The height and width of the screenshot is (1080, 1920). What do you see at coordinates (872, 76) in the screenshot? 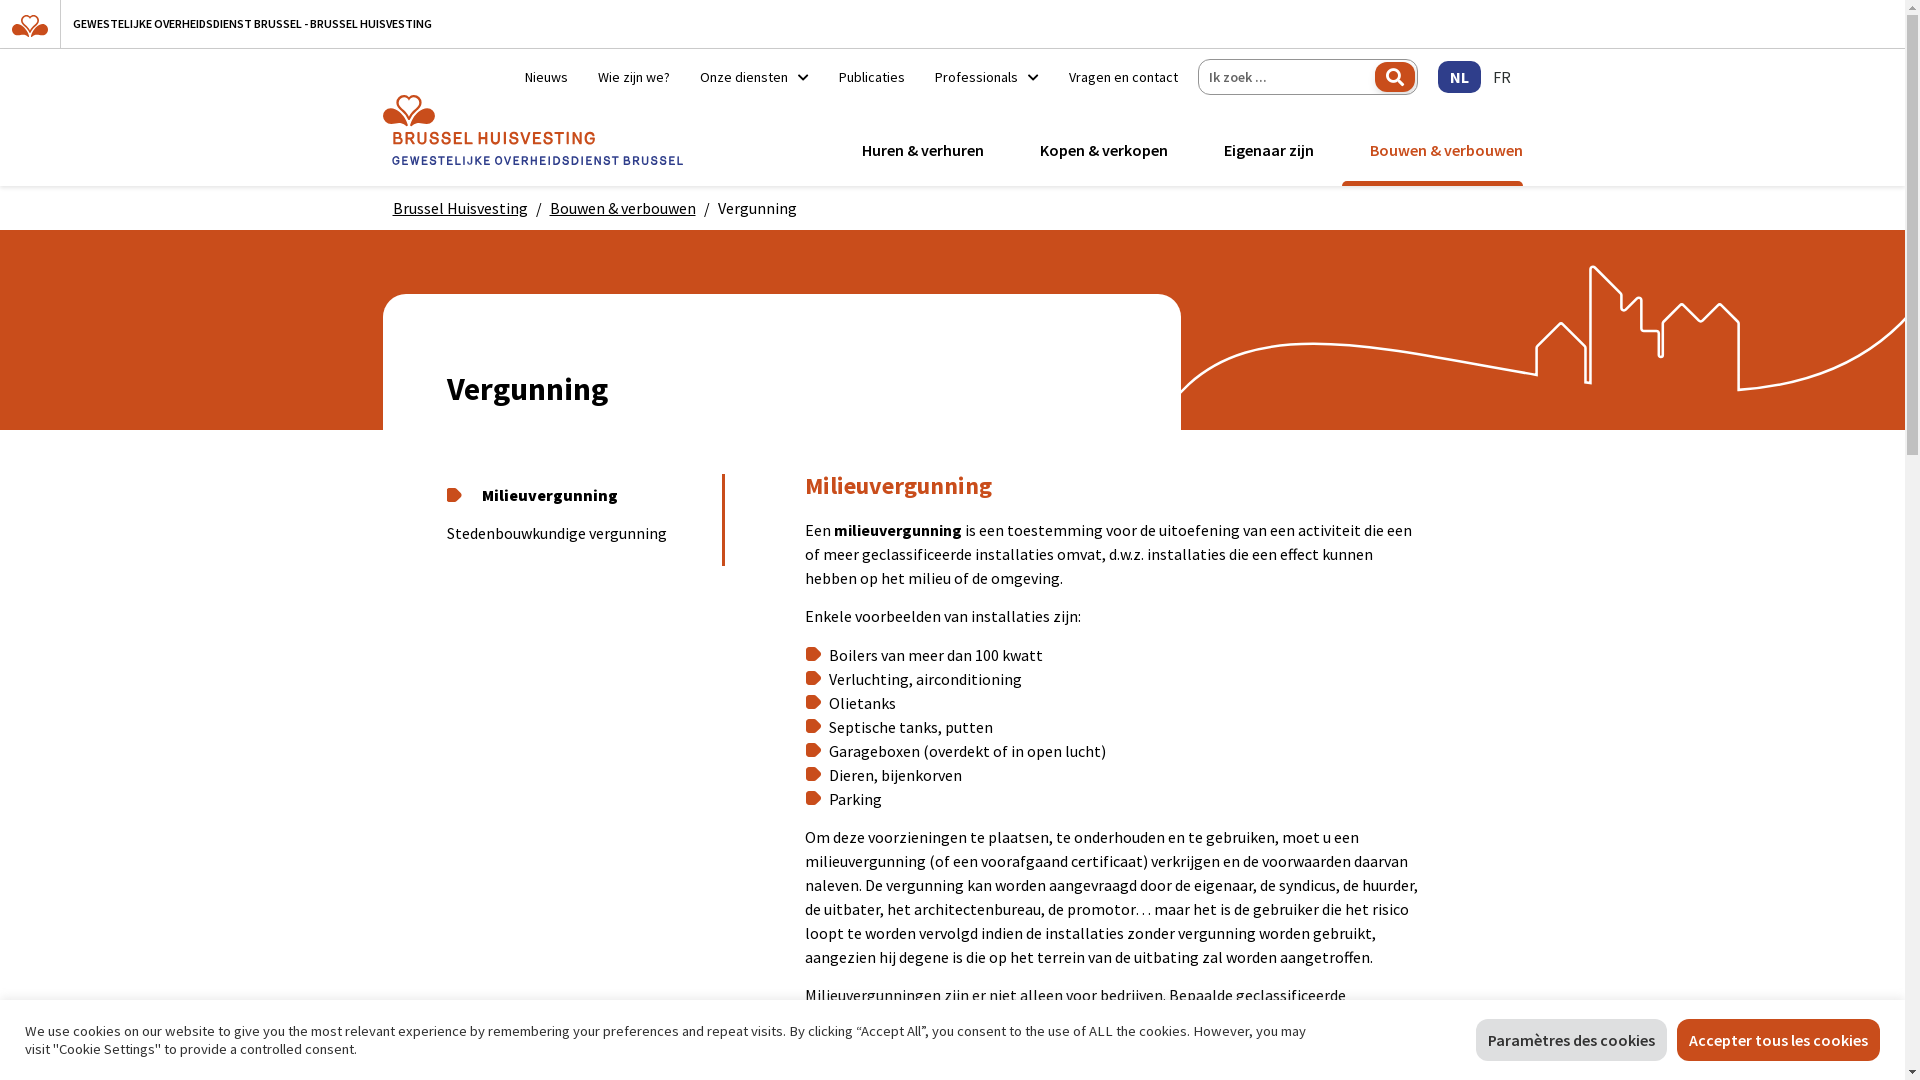
I see `'Publicaties'` at bounding box center [872, 76].